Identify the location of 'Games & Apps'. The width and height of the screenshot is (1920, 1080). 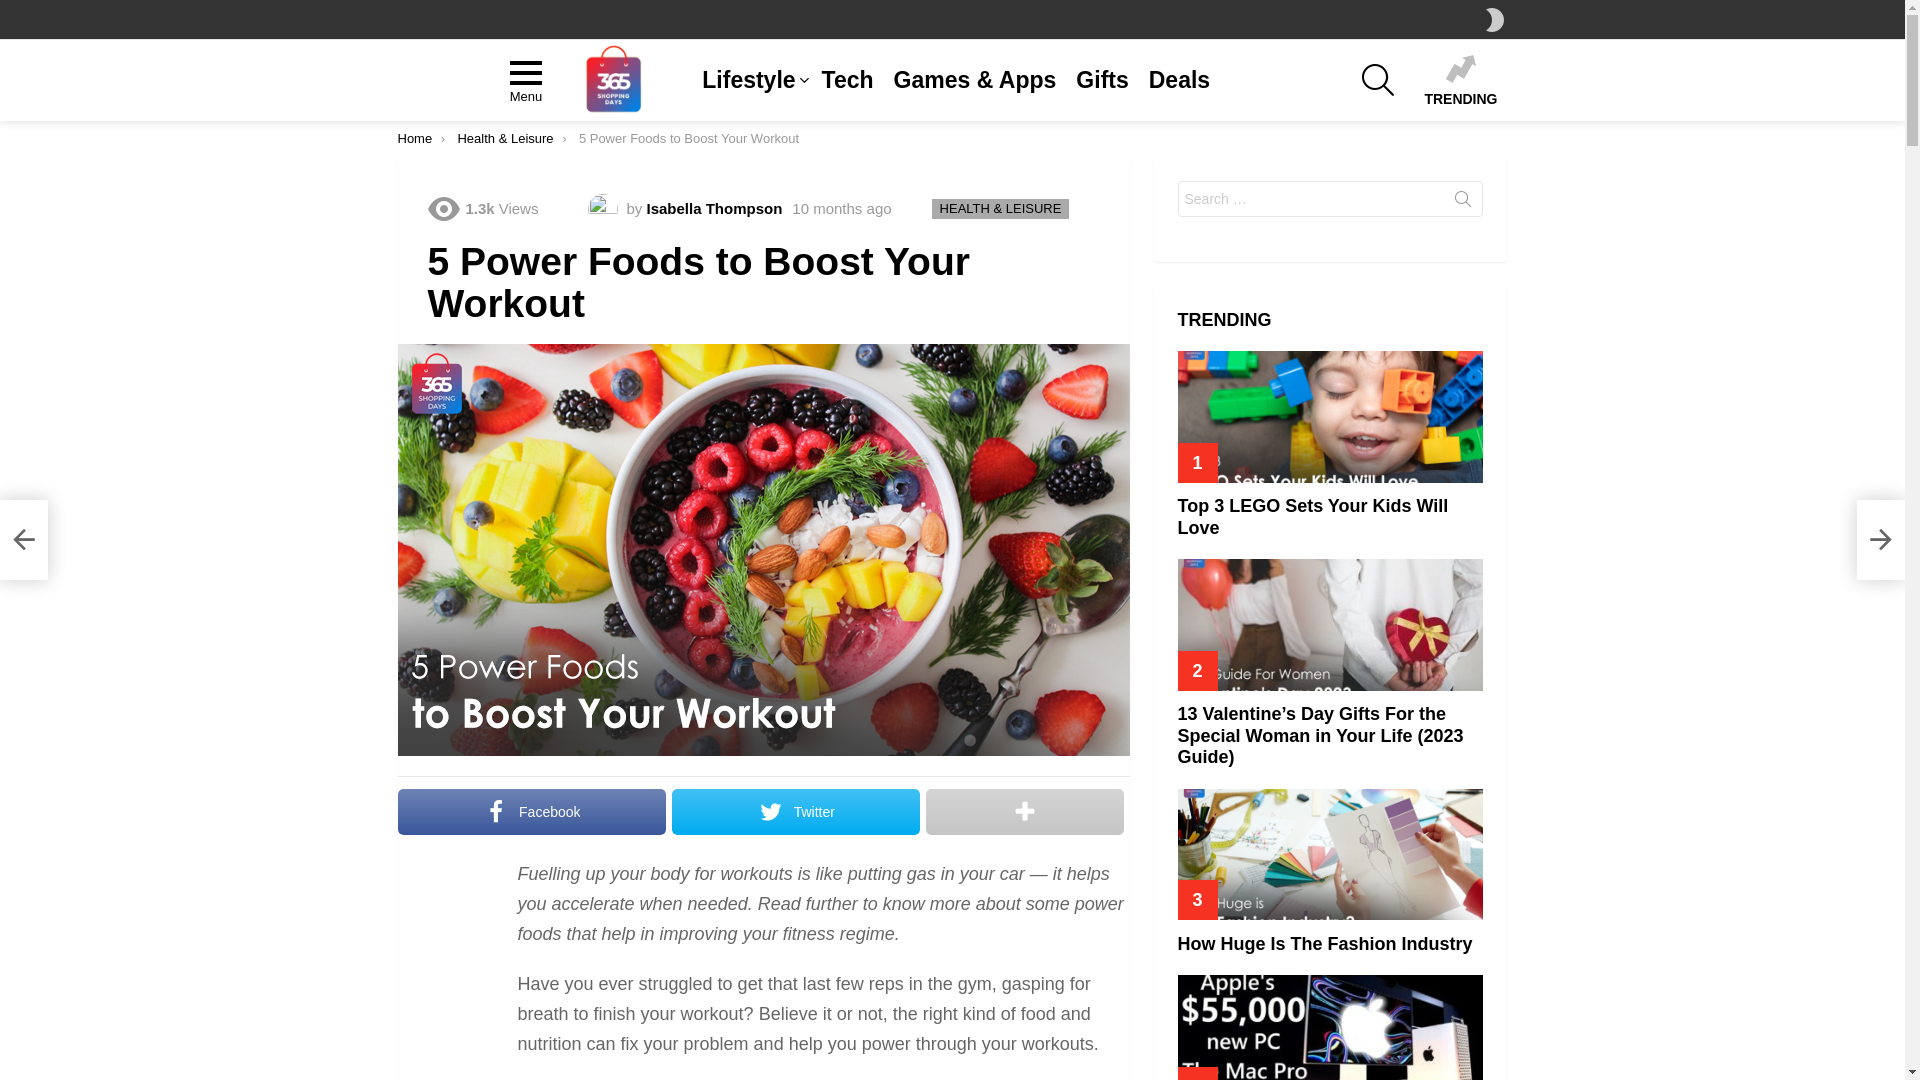
(882, 79).